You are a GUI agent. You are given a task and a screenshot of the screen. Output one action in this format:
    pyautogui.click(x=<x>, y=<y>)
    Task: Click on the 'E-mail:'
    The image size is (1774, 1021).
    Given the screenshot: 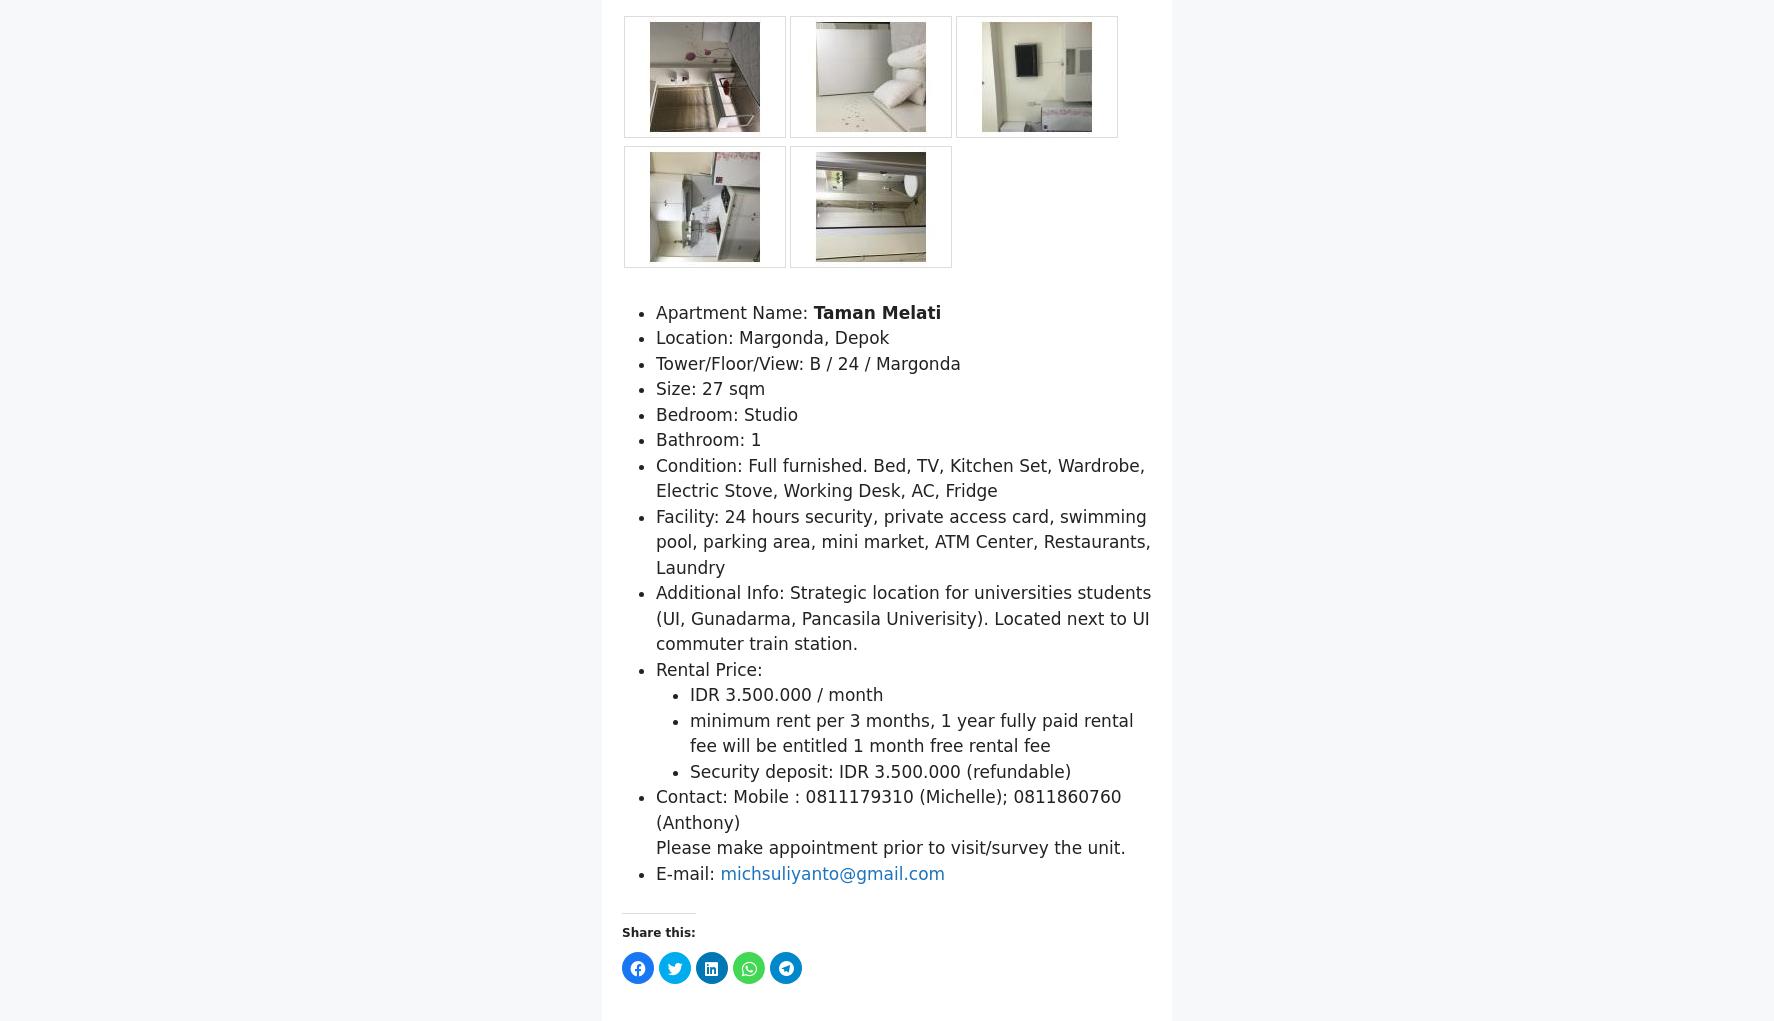 What is the action you would take?
    pyautogui.click(x=687, y=975)
    